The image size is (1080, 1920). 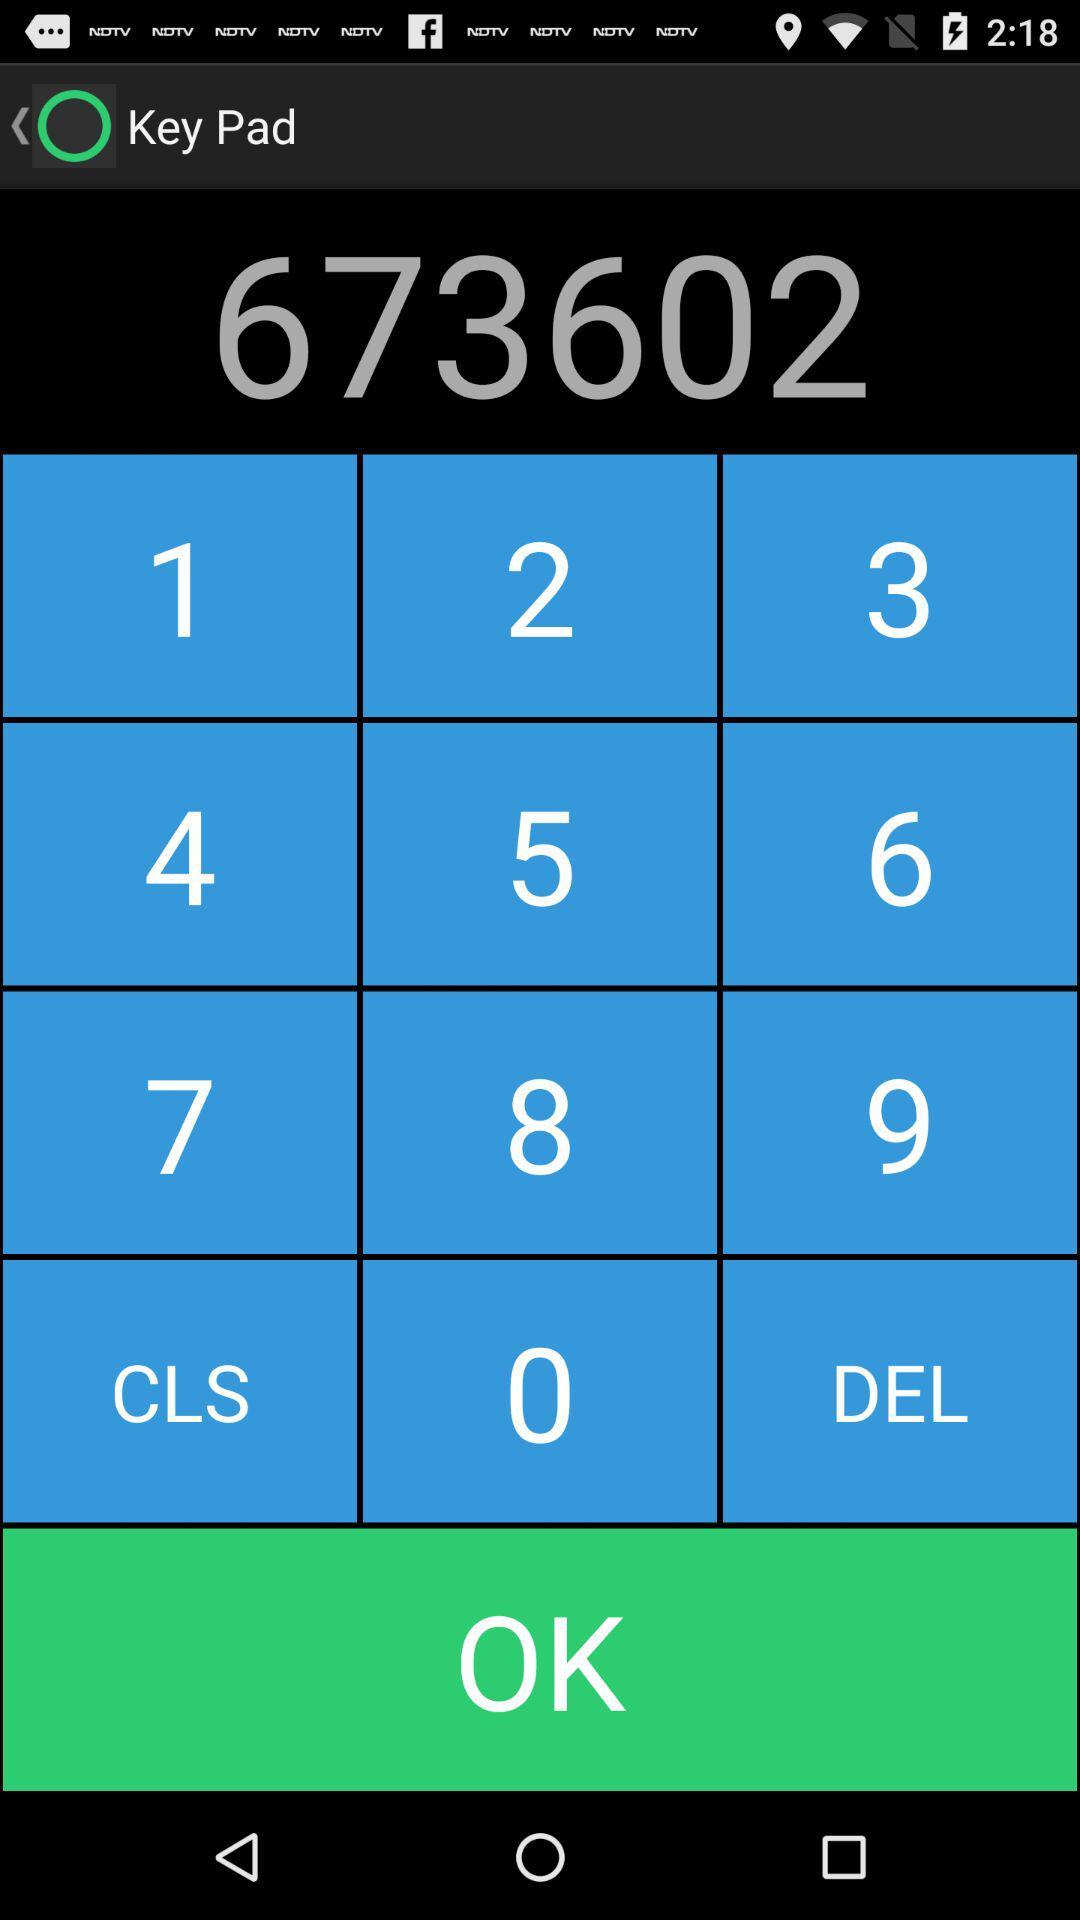 What do you see at coordinates (180, 854) in the screenshot?
I see `icon below the 1` at bounding box center [180, 854].